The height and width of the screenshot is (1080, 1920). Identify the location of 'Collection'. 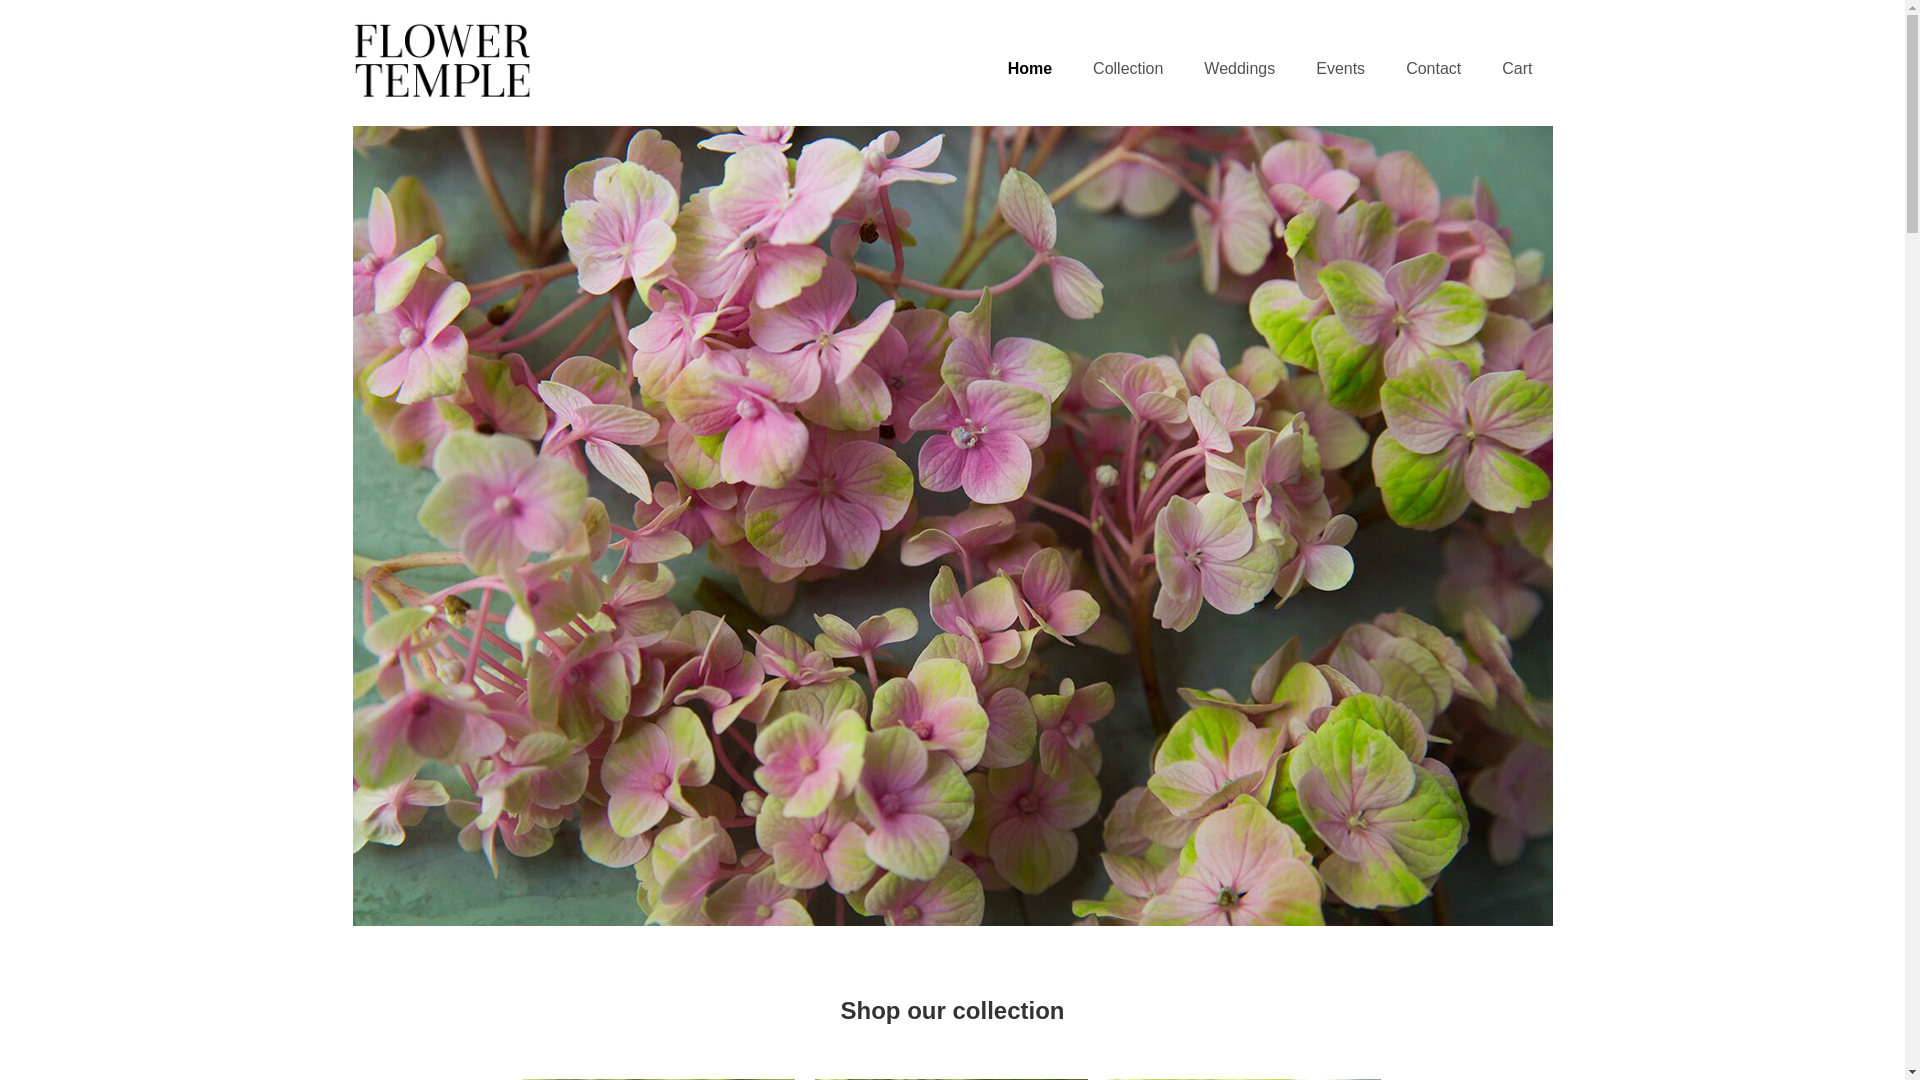
(1128, 69).